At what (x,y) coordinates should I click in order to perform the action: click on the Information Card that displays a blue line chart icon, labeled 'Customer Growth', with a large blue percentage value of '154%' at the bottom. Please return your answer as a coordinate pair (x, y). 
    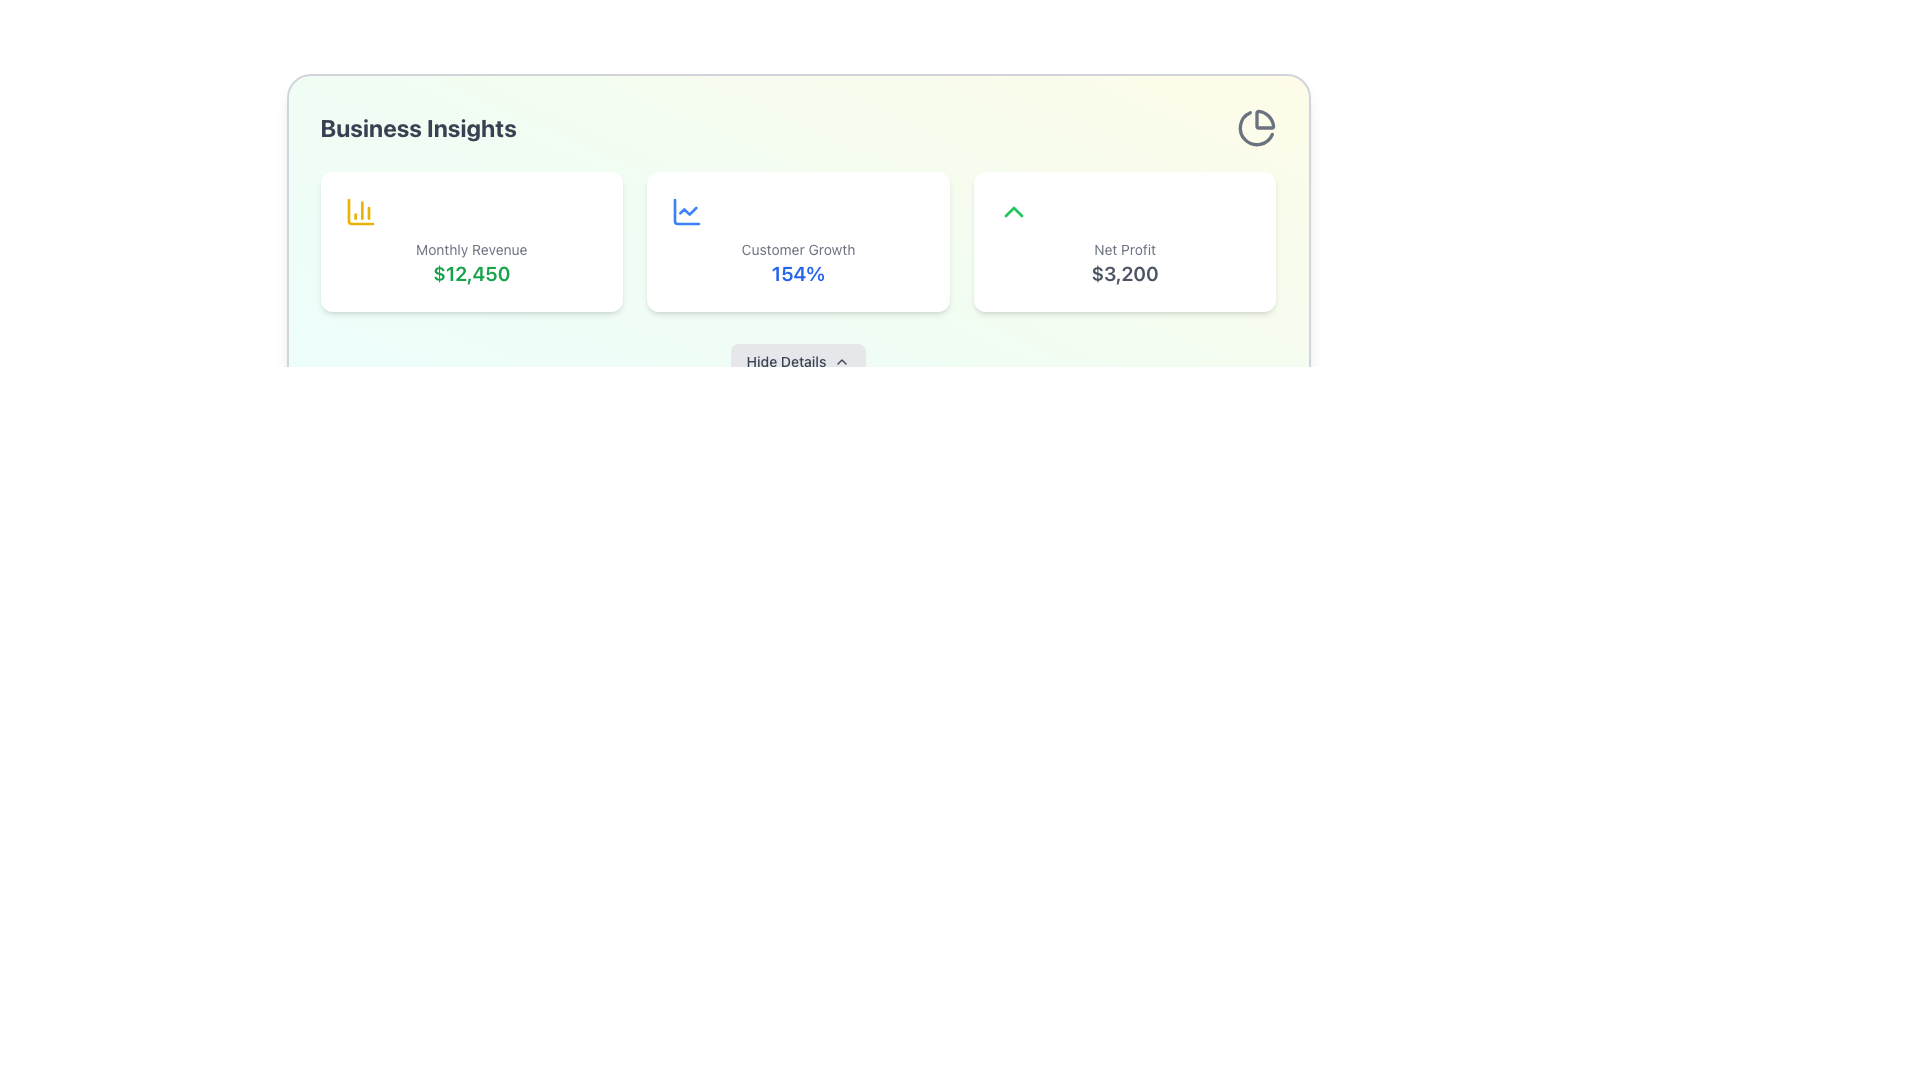
    Looking at the image, I should click on (797, 241).